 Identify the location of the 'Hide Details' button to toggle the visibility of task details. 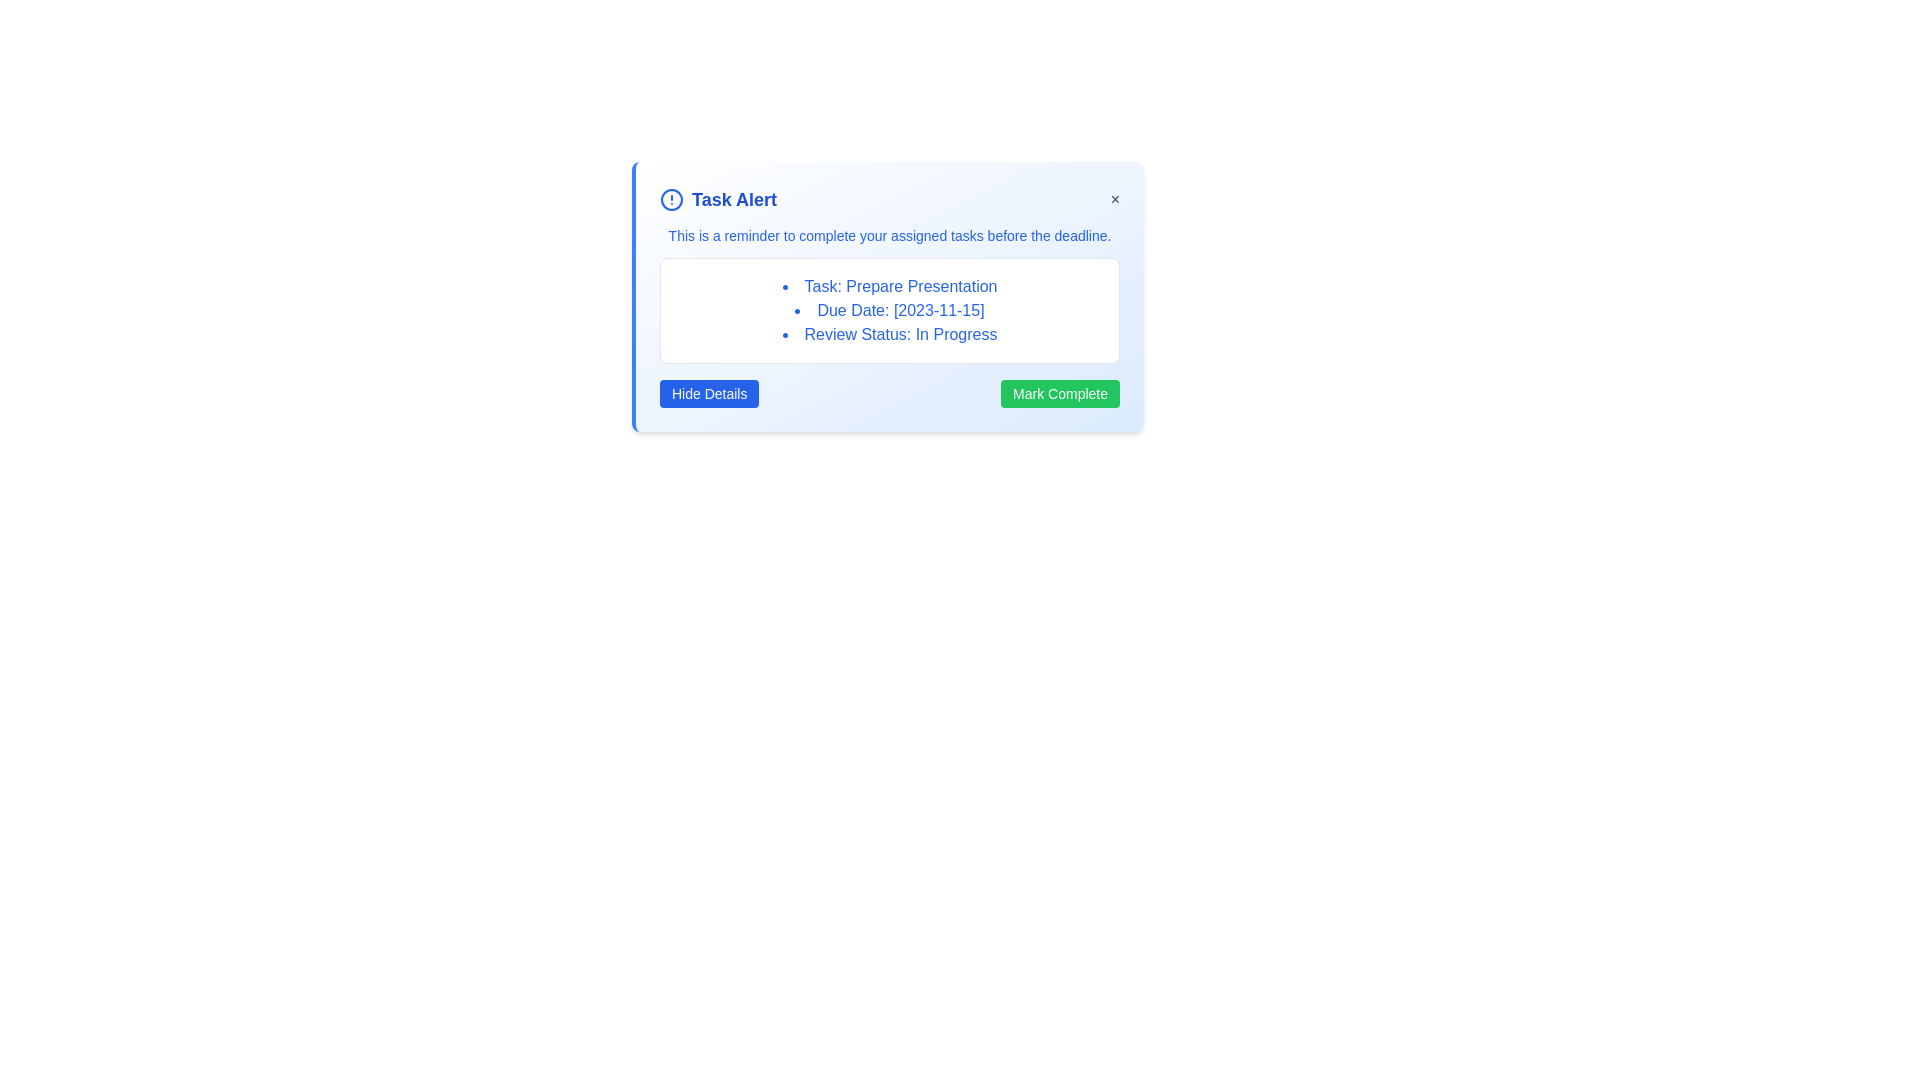
(709, 393).